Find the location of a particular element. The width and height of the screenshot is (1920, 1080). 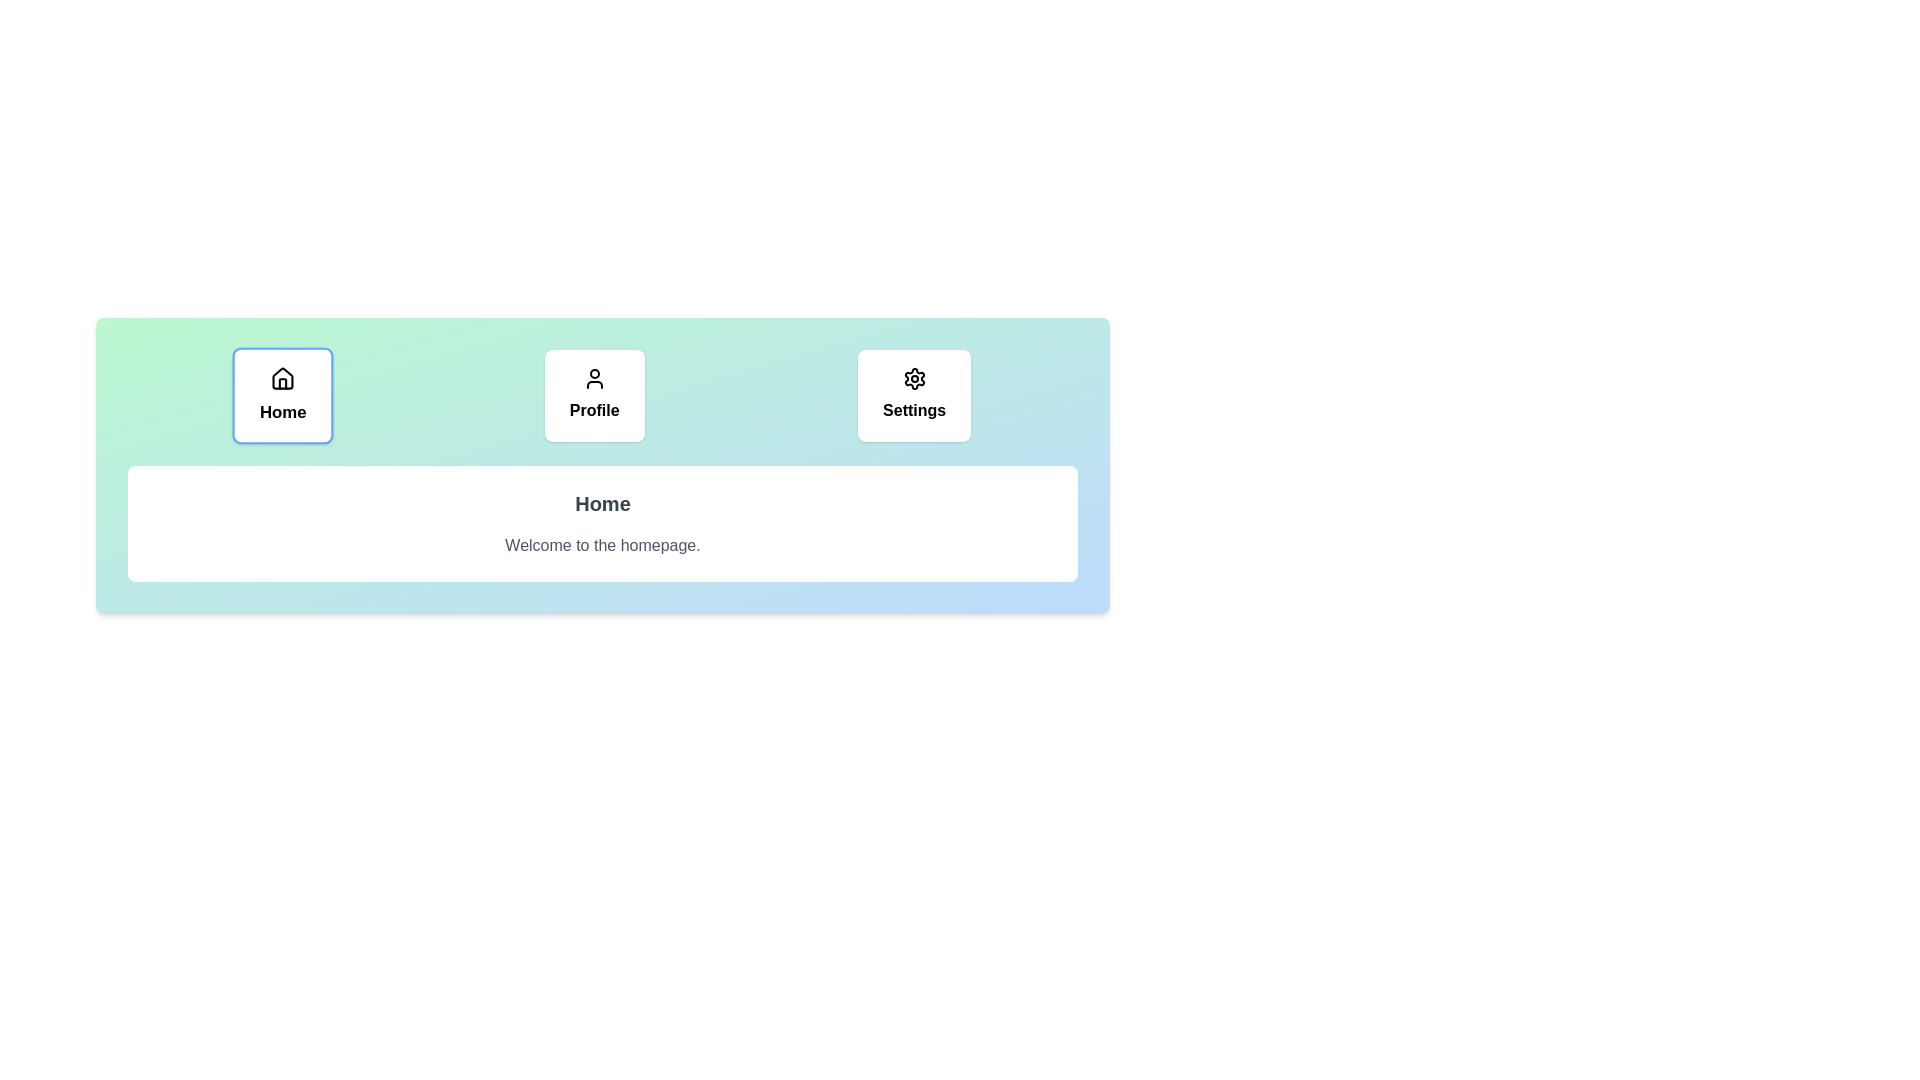

the tab button corresponding to Settings is located at coordinates (913, 396).